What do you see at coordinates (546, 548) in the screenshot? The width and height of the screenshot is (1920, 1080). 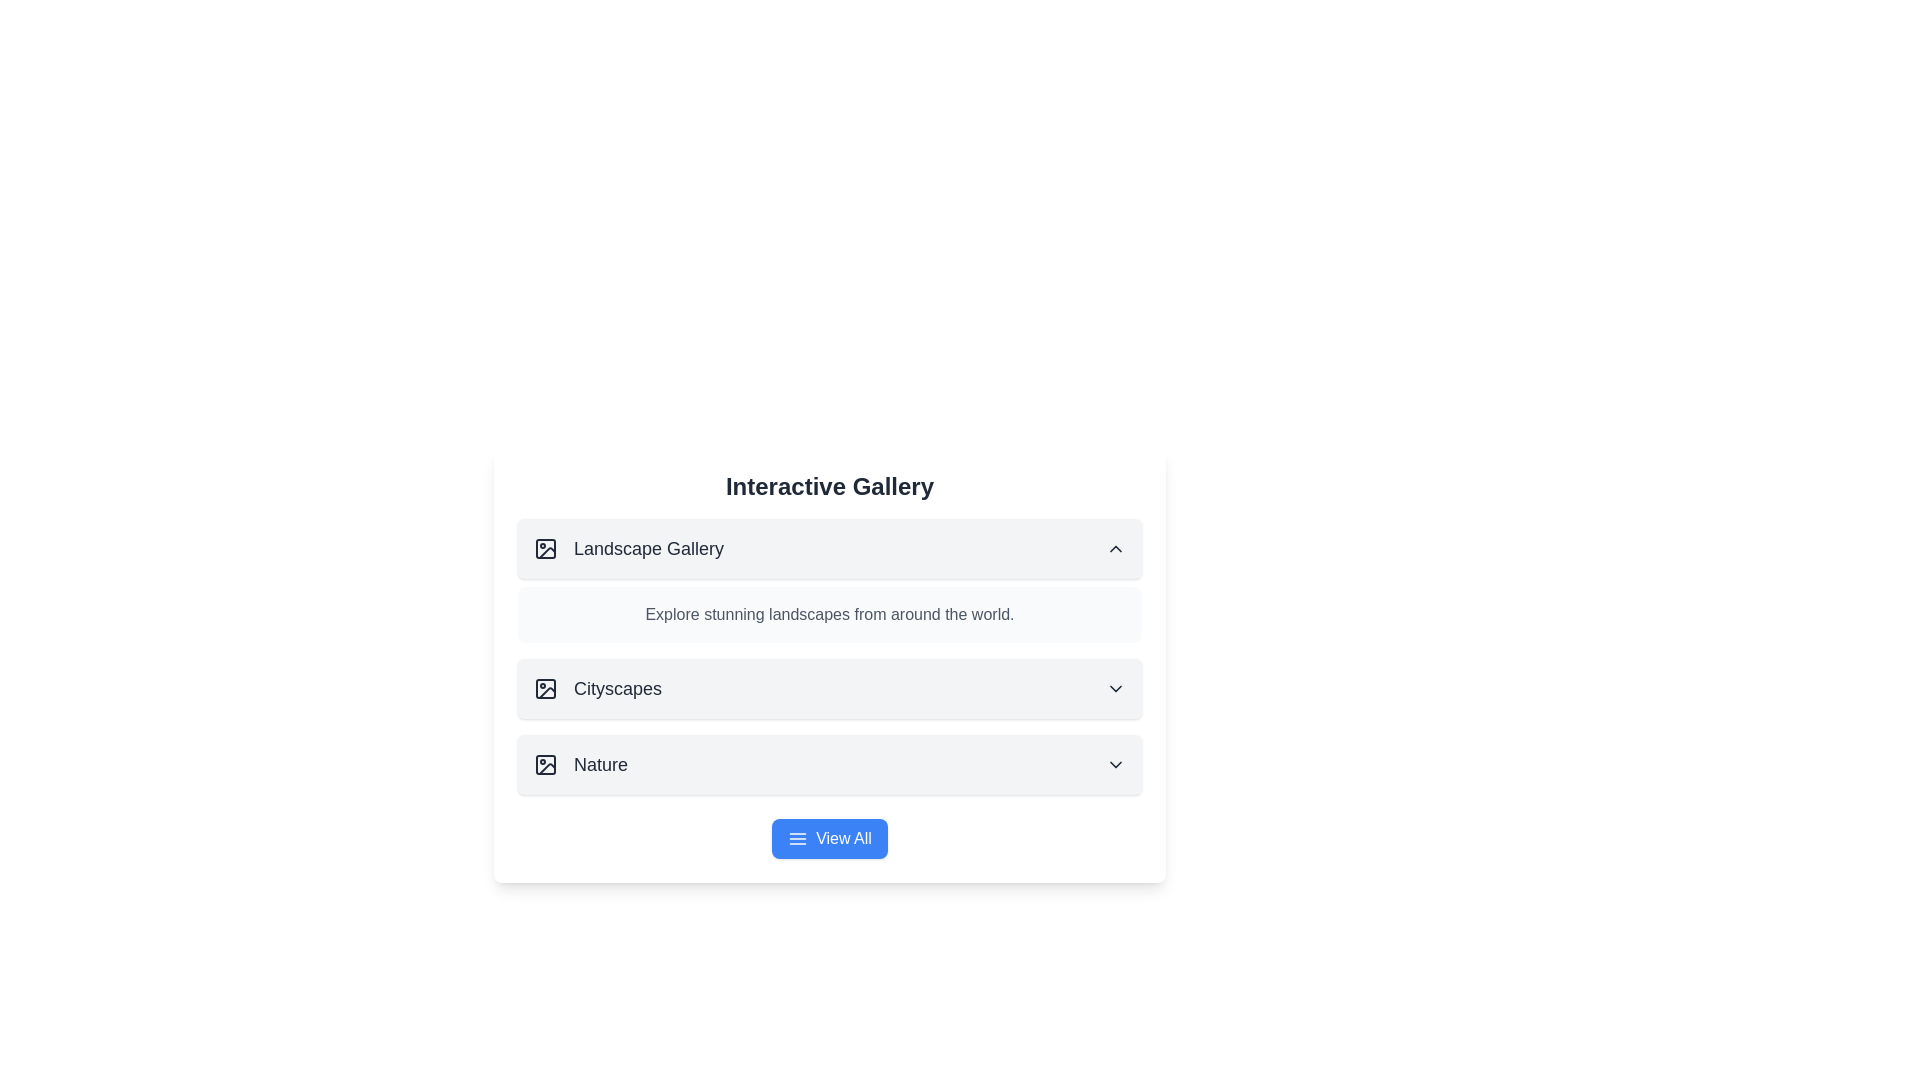 I see `UI layout including the decorative SVG rectangle with rounded corners that is part of the icon preceding the 'Landscape Gallery' label in the Interactive Gallery interface` at bounding box center [546, 548].